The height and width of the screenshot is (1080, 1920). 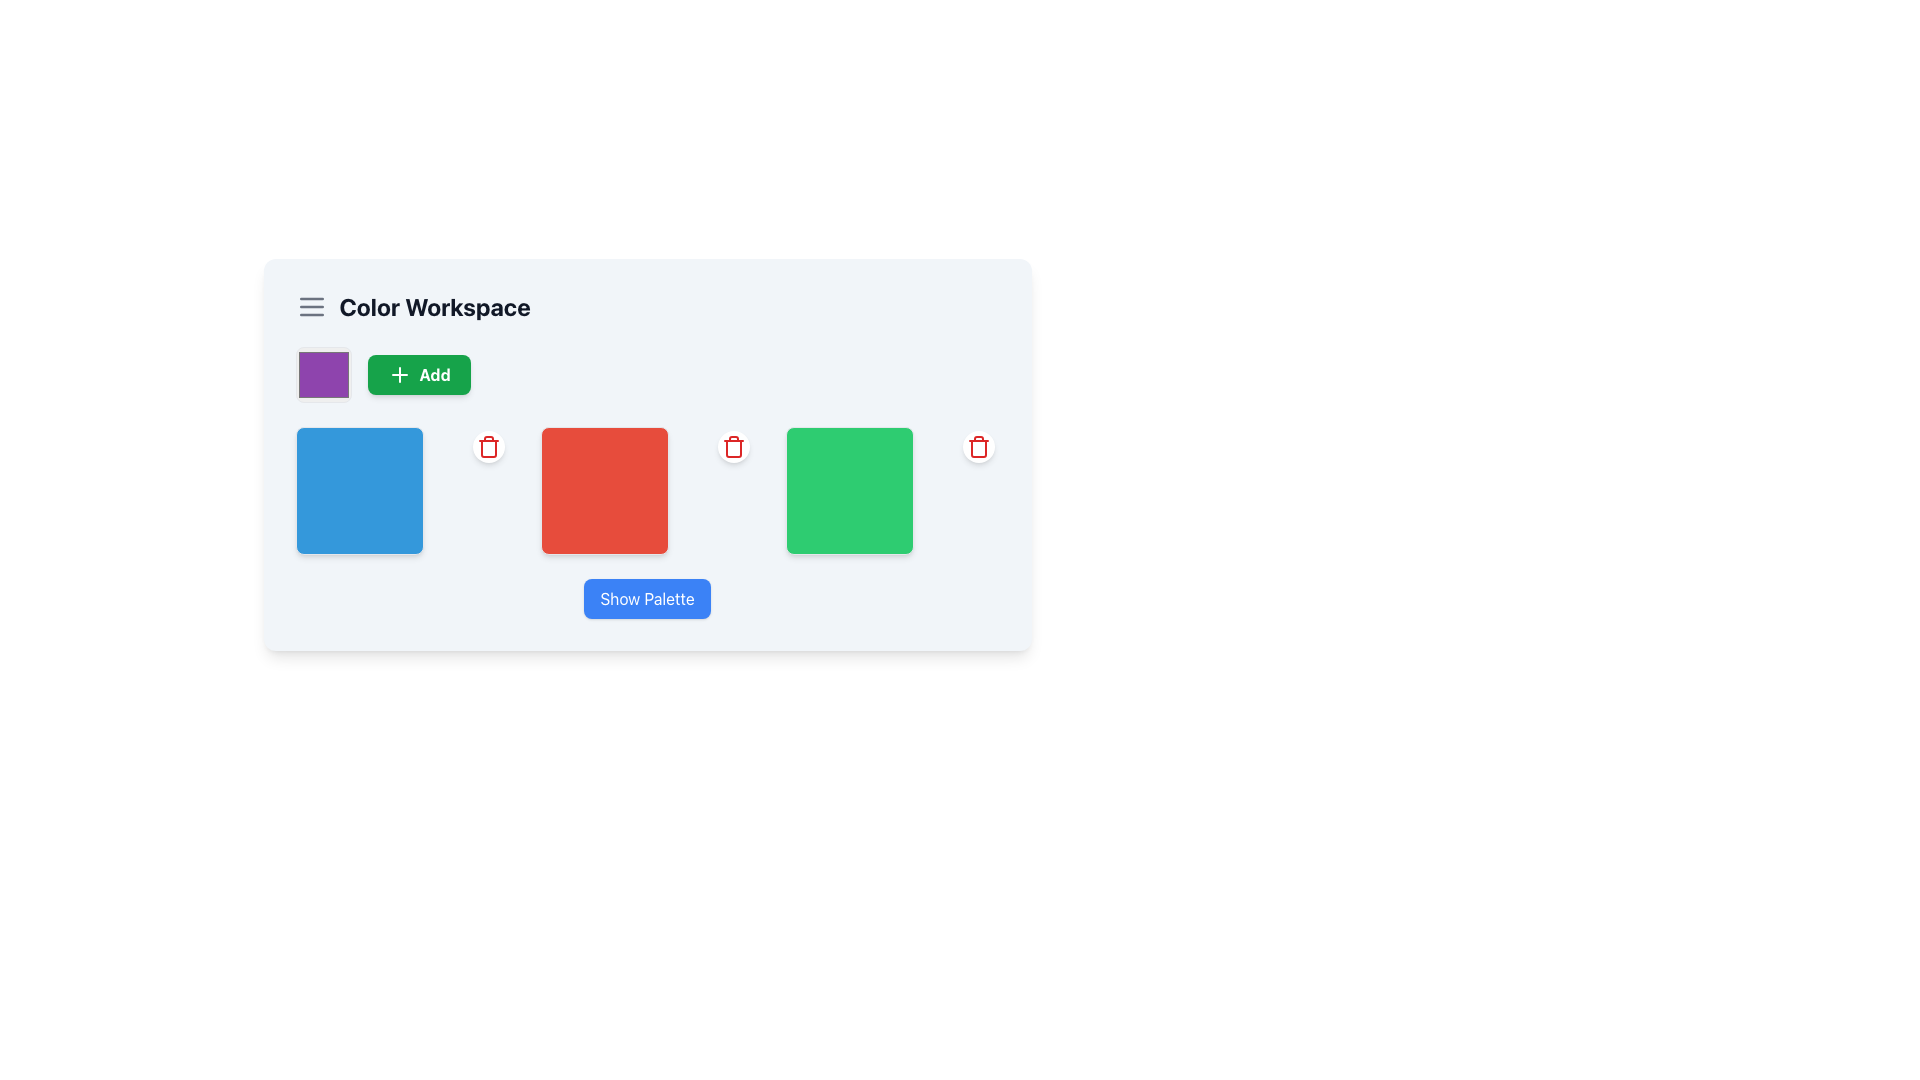 What do you see at coordinates (733, 446) in the screenshot?
I see `the trash/delete icon located in the top-right corner of the red square` at bounding box center [733, 446].